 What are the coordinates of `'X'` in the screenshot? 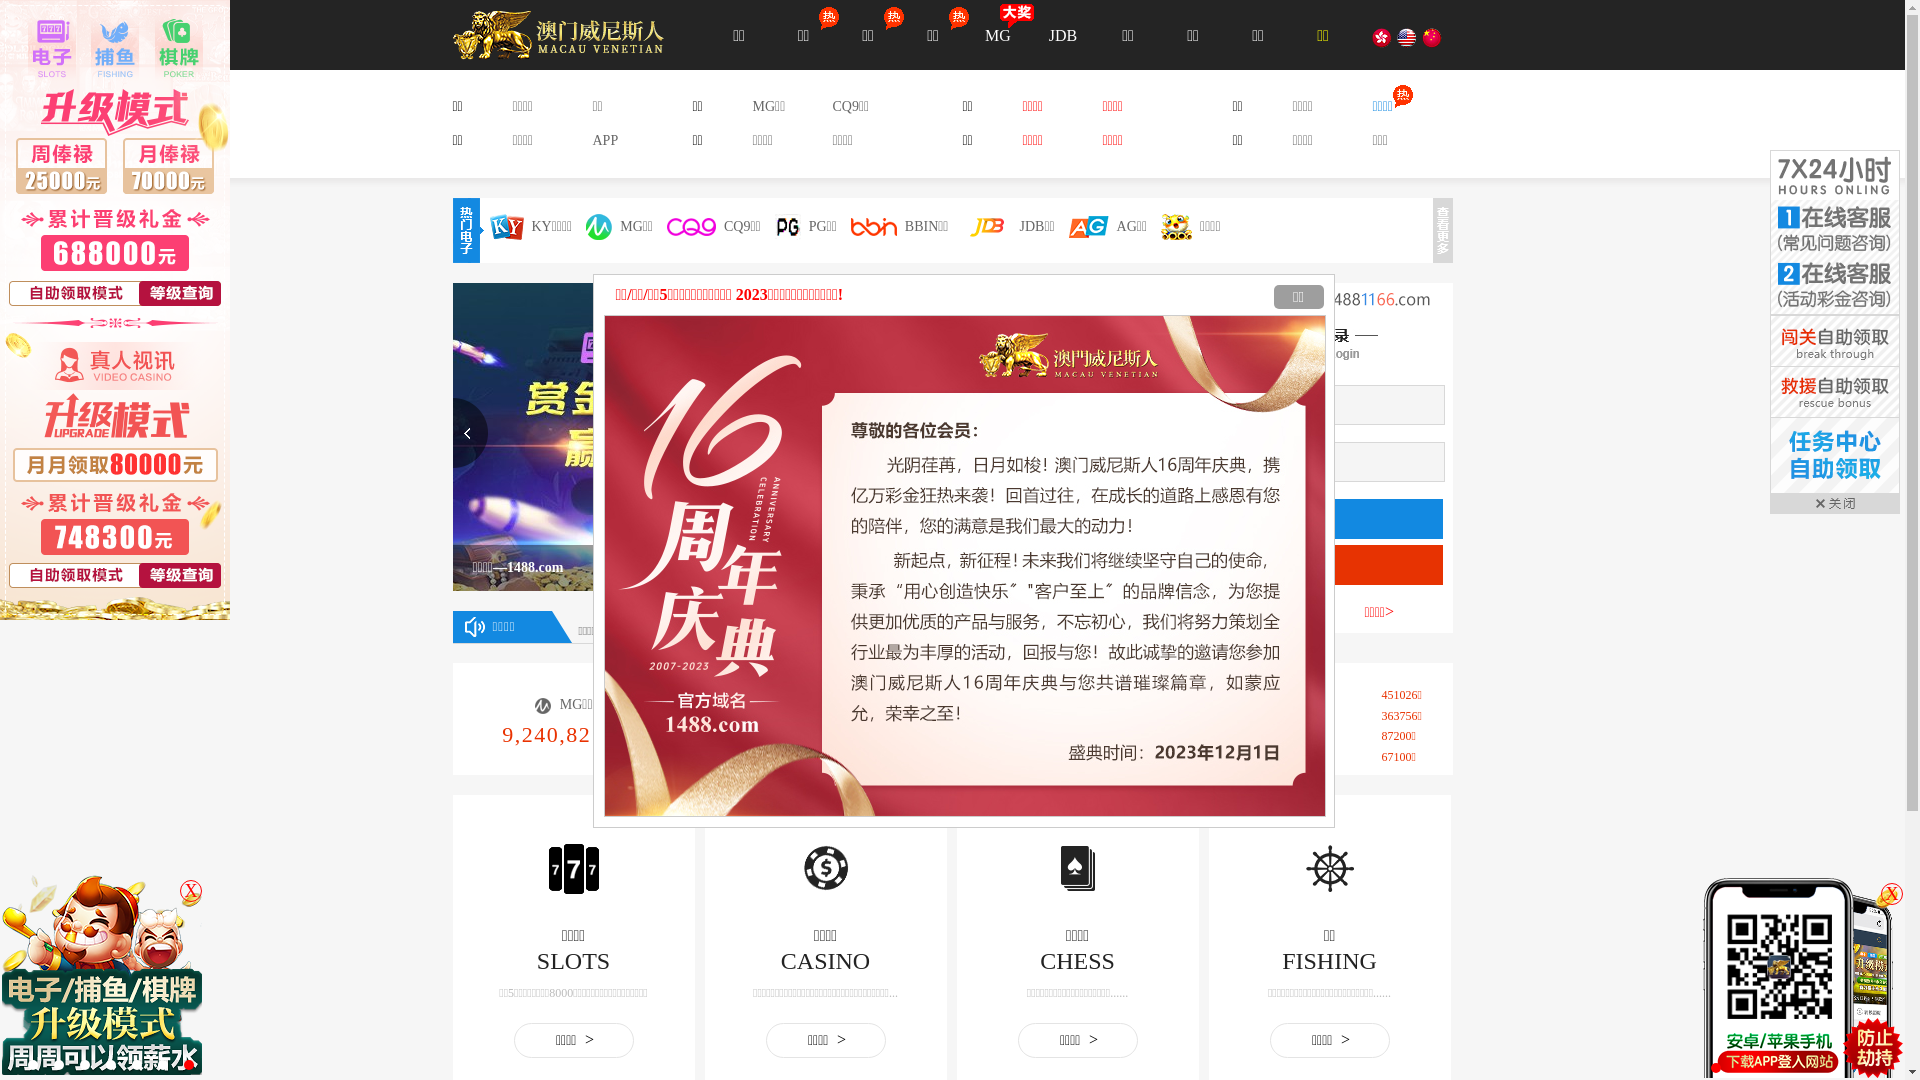 It's located at (191, 890).